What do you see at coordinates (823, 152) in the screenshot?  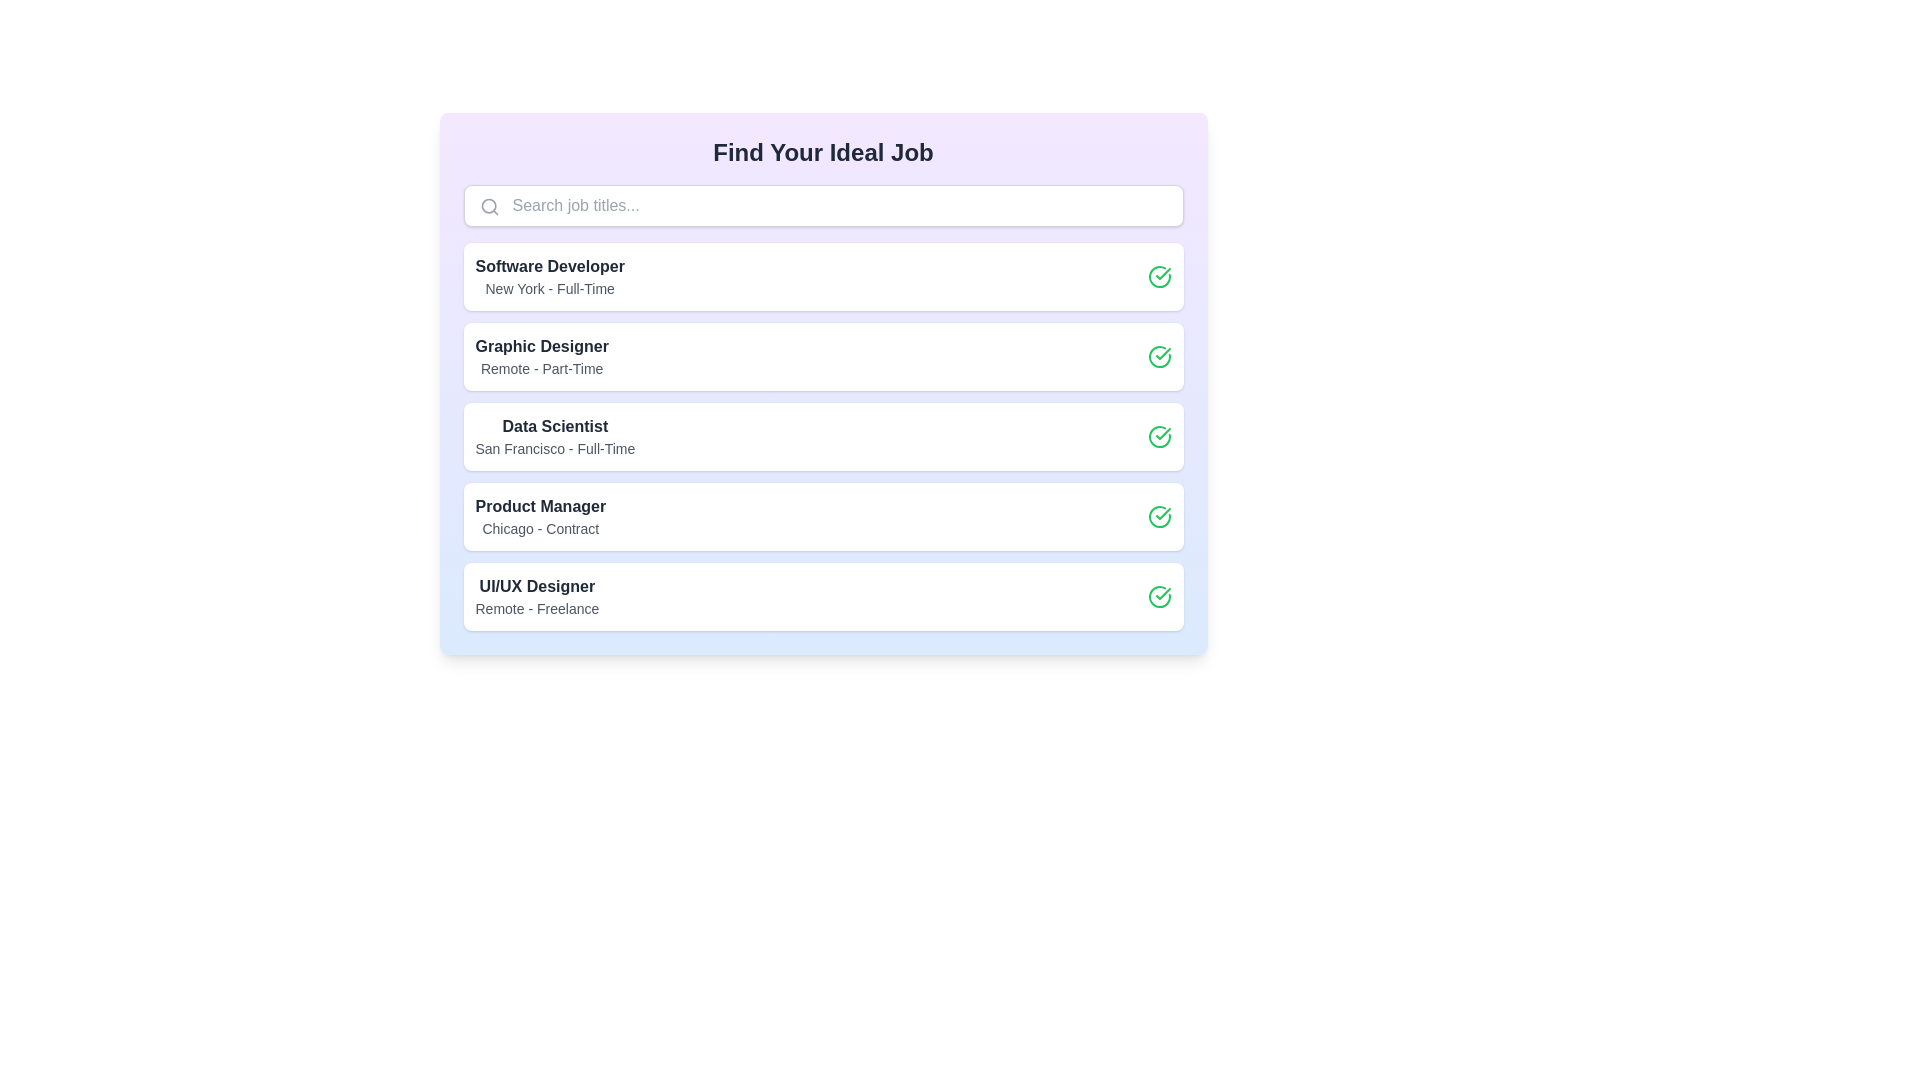 I see `text label that serves as a section header for job listings, positioned at the top center of the card layout` at bounding box center [823, 152].